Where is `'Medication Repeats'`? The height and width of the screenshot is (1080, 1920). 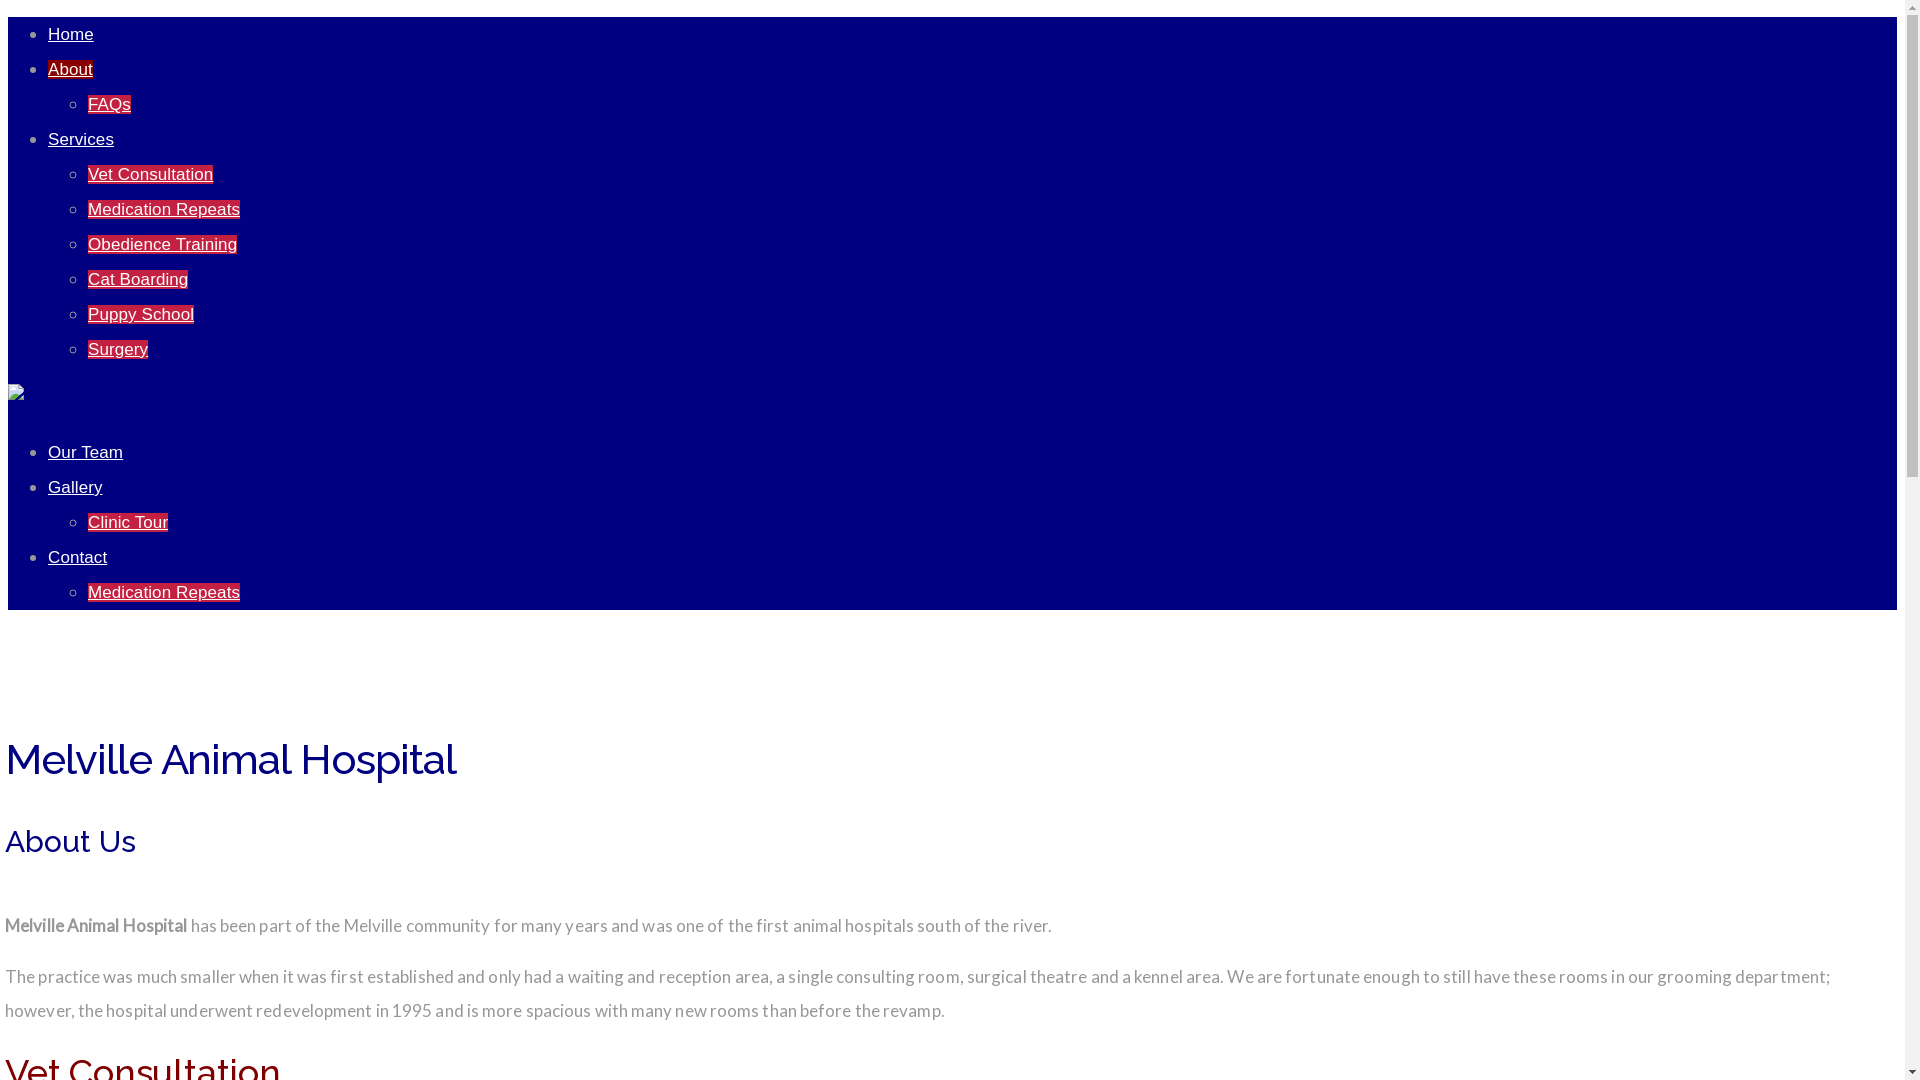
'Medication Repeats' is located at coordinates (86, 209).